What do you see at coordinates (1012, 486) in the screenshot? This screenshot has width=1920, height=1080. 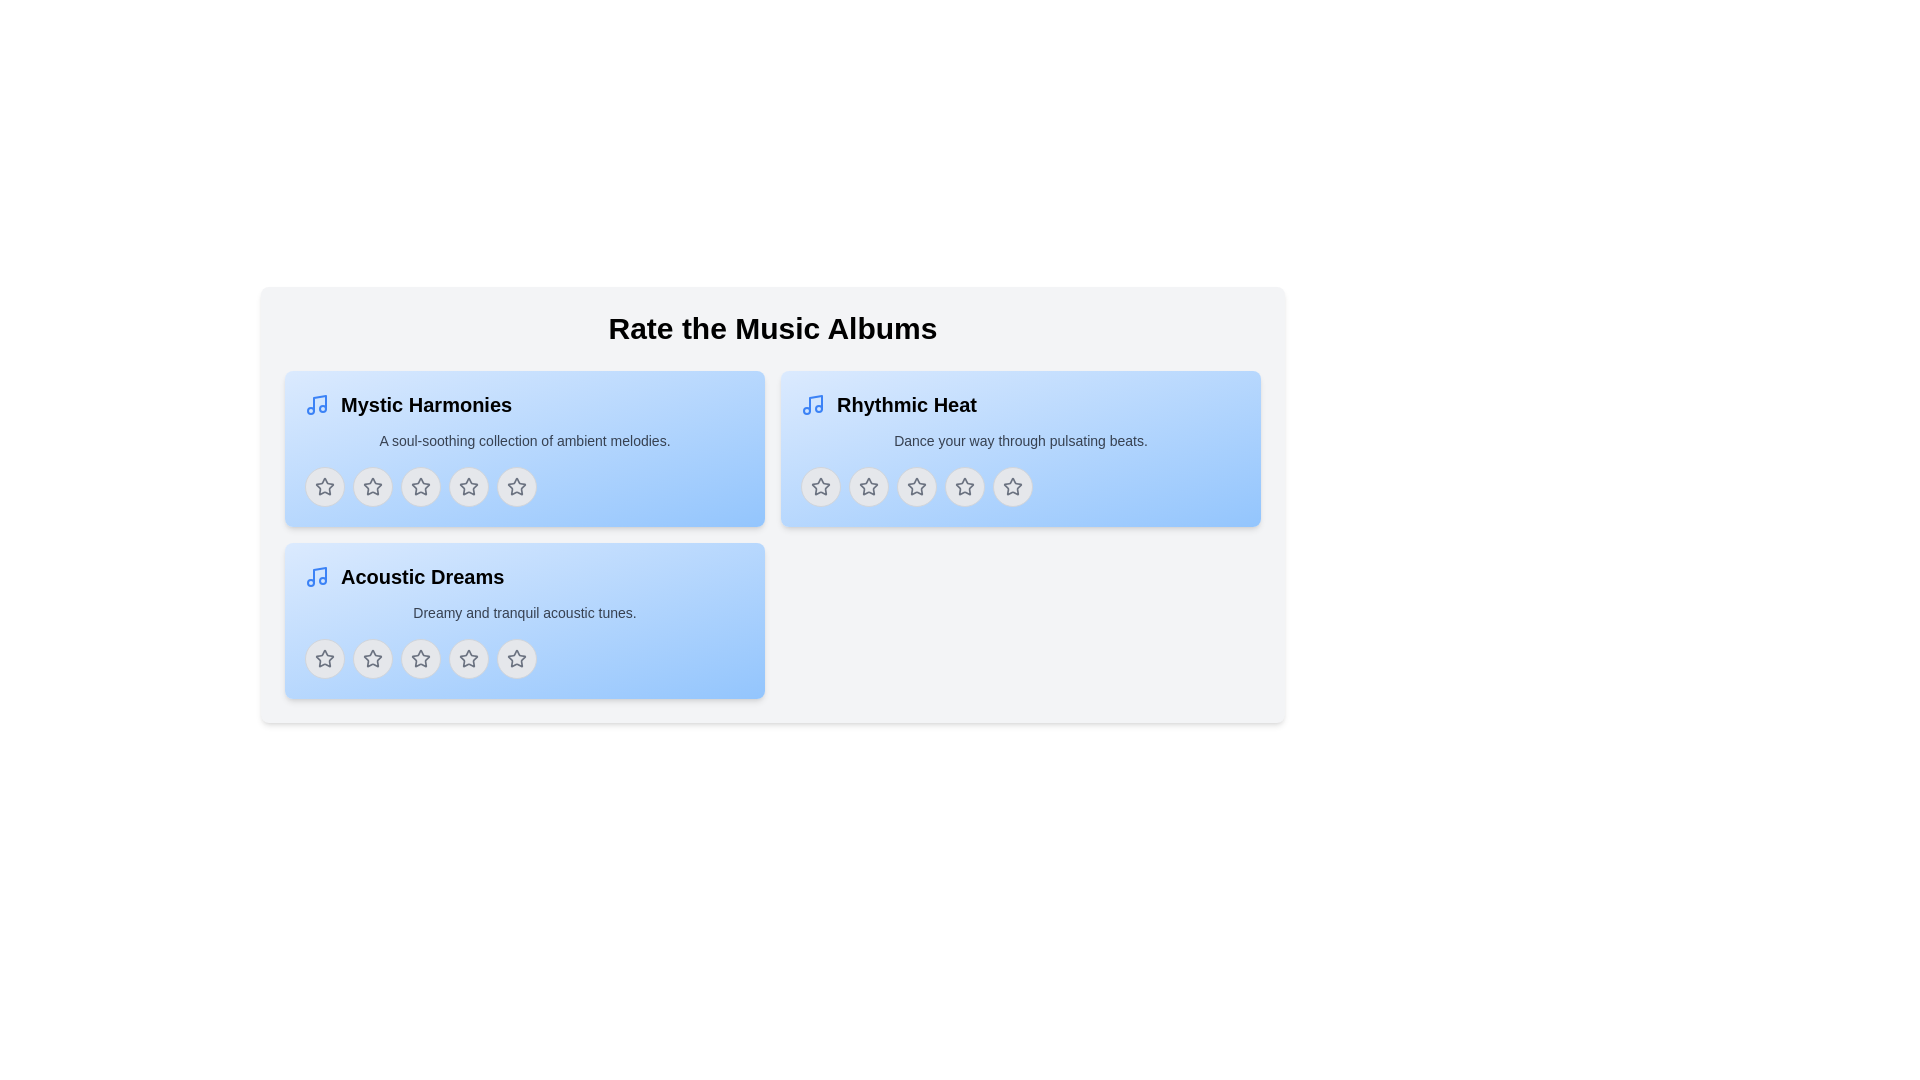 I see `the fifth rating star icon styled in gray, located below the 'Rhythmic Heat' album card to rate it` at bounding box center [1012, 486].